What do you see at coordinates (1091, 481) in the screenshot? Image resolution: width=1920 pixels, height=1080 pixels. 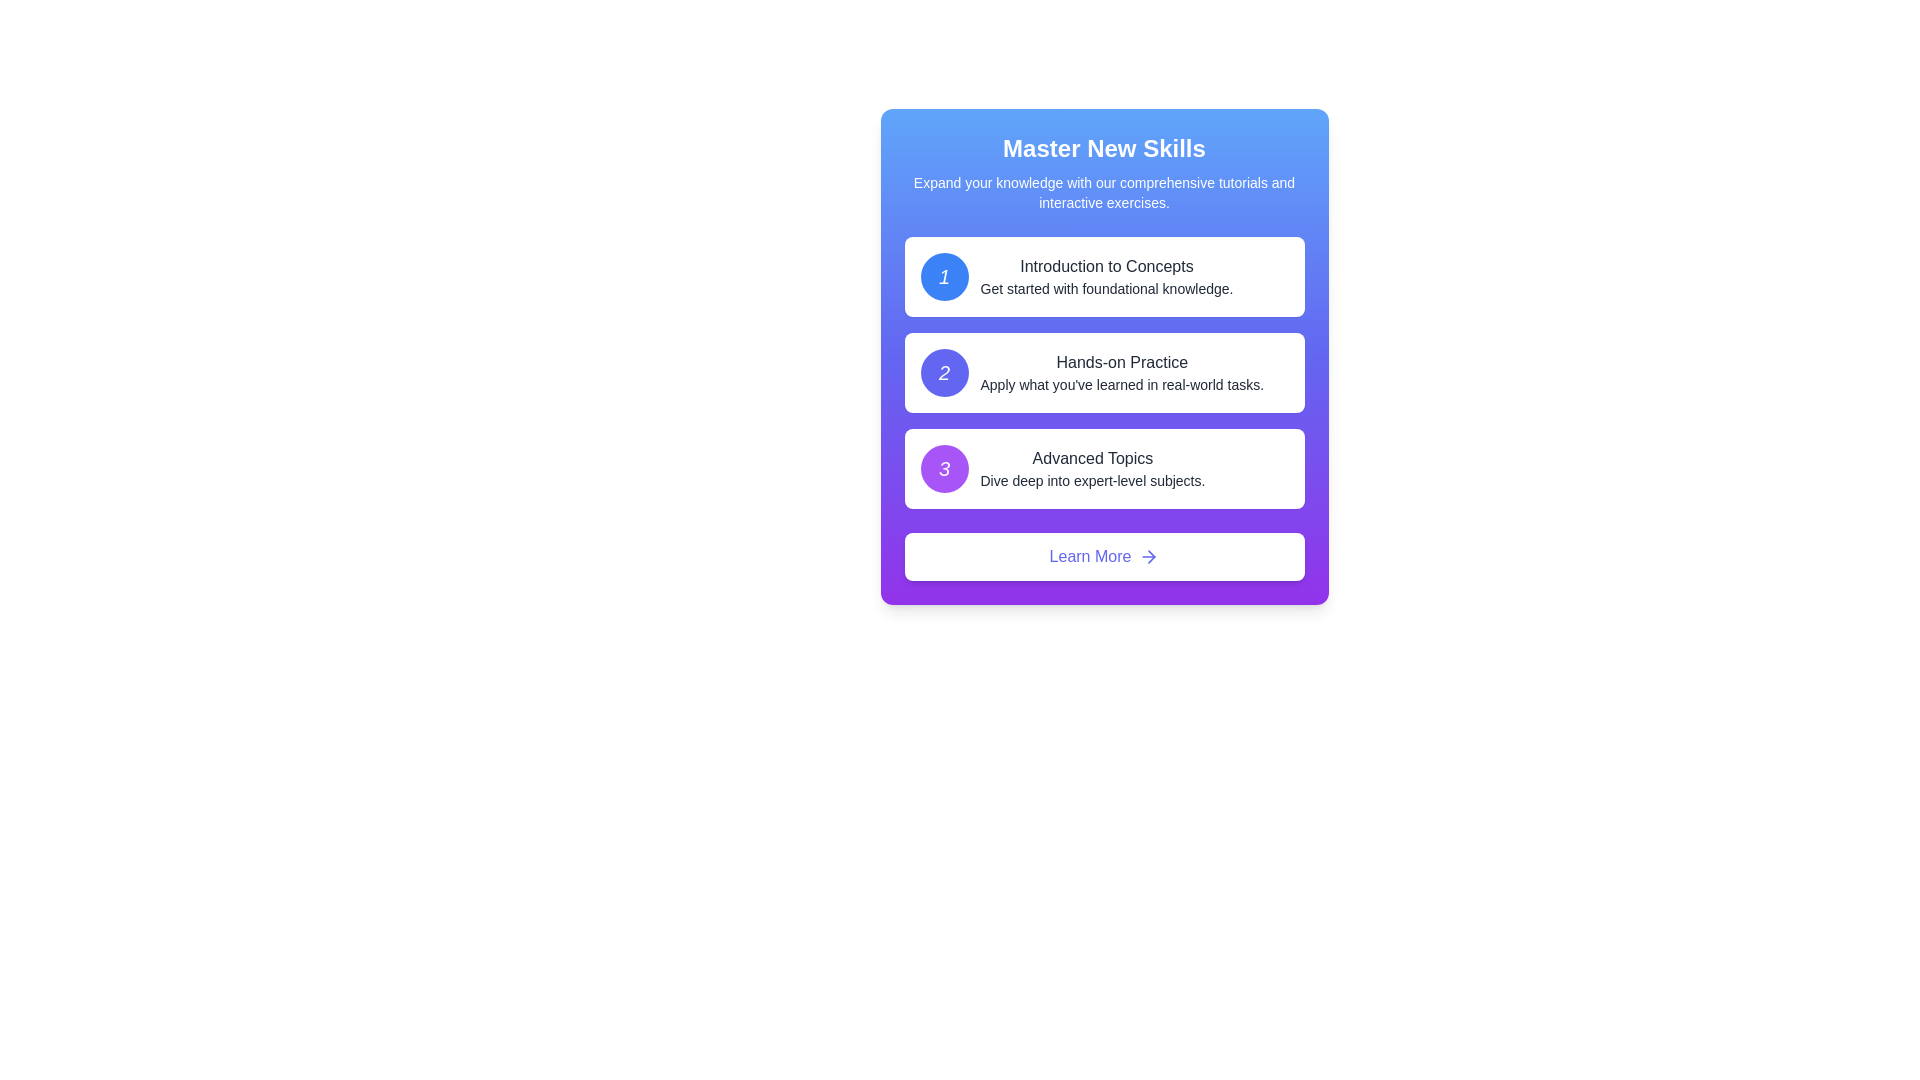 I see `supplementary explanation text label located under the 'Advanced Topics' section in the third box of the stack` at bounding box center [1091, 481].